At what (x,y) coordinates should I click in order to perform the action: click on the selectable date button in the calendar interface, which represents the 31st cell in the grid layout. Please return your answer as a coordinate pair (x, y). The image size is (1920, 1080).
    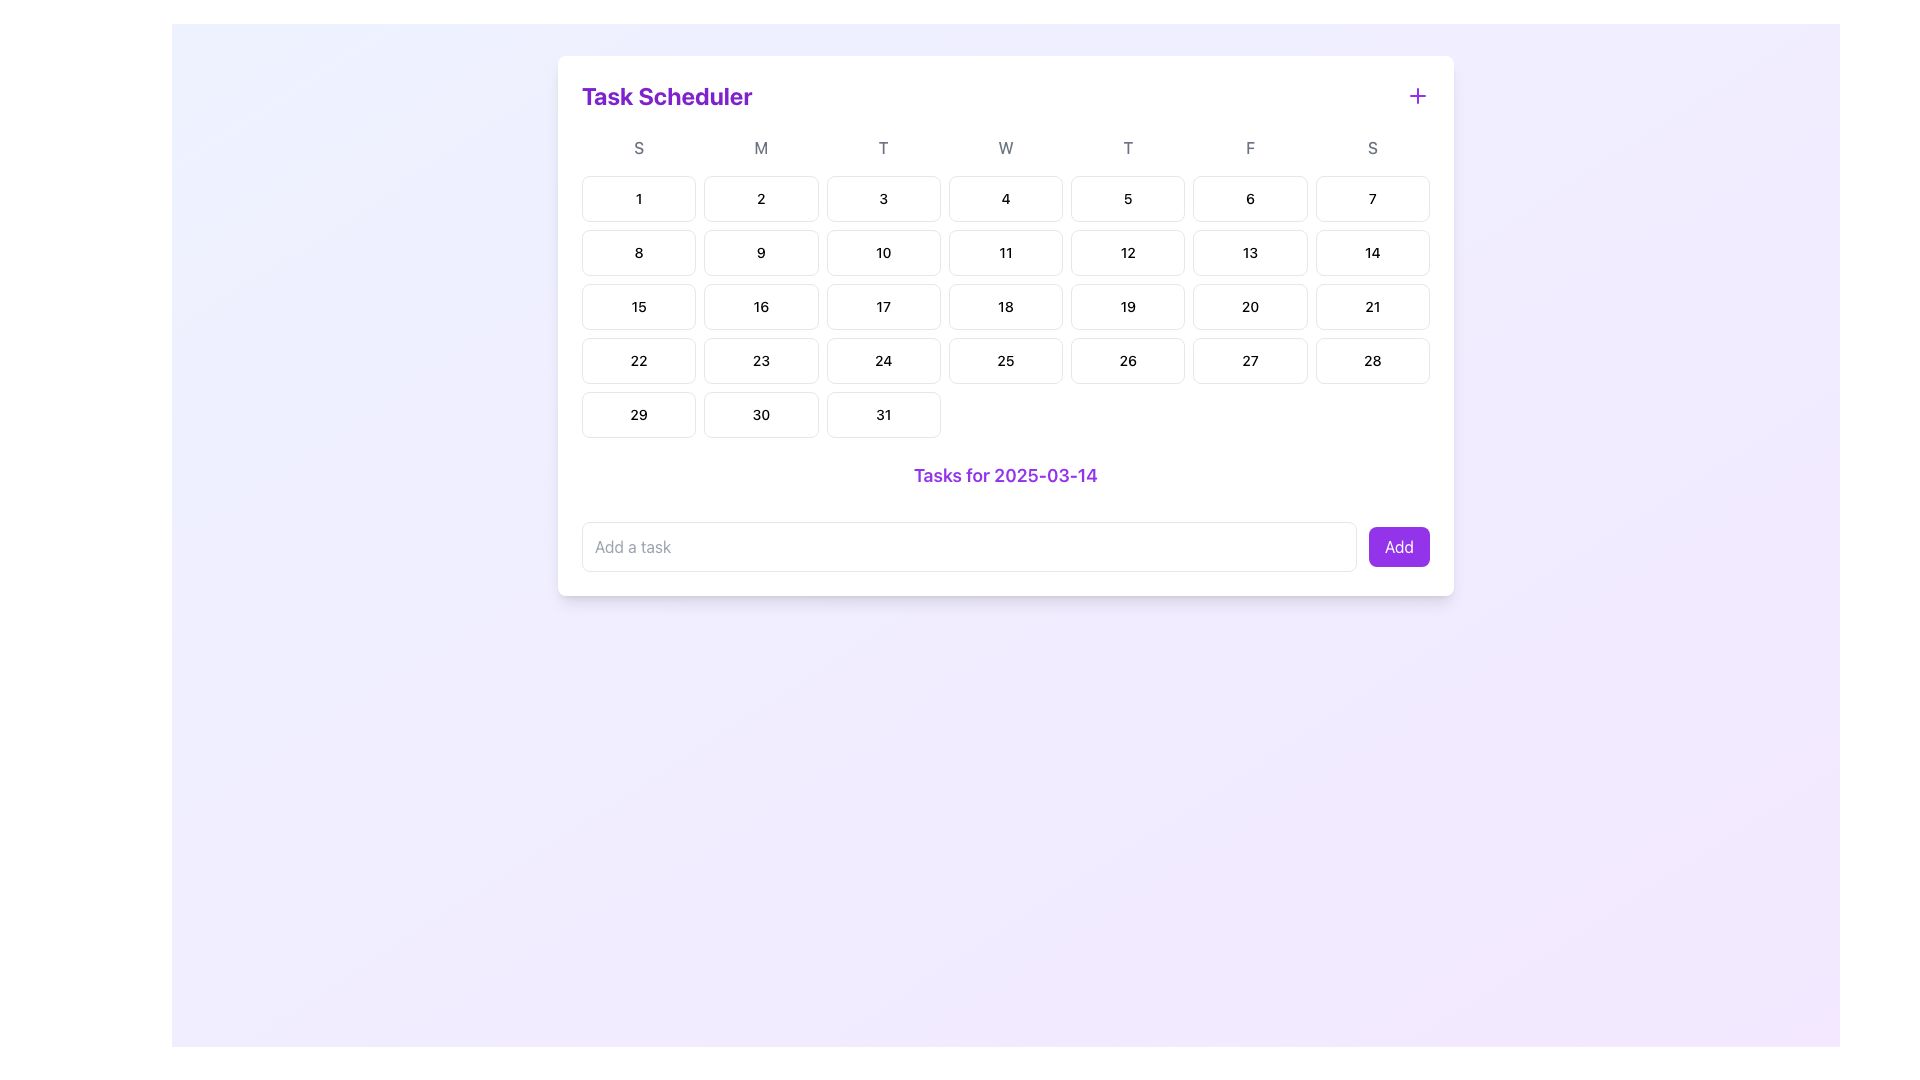
    Looking at the image, I should click on (882, 414).